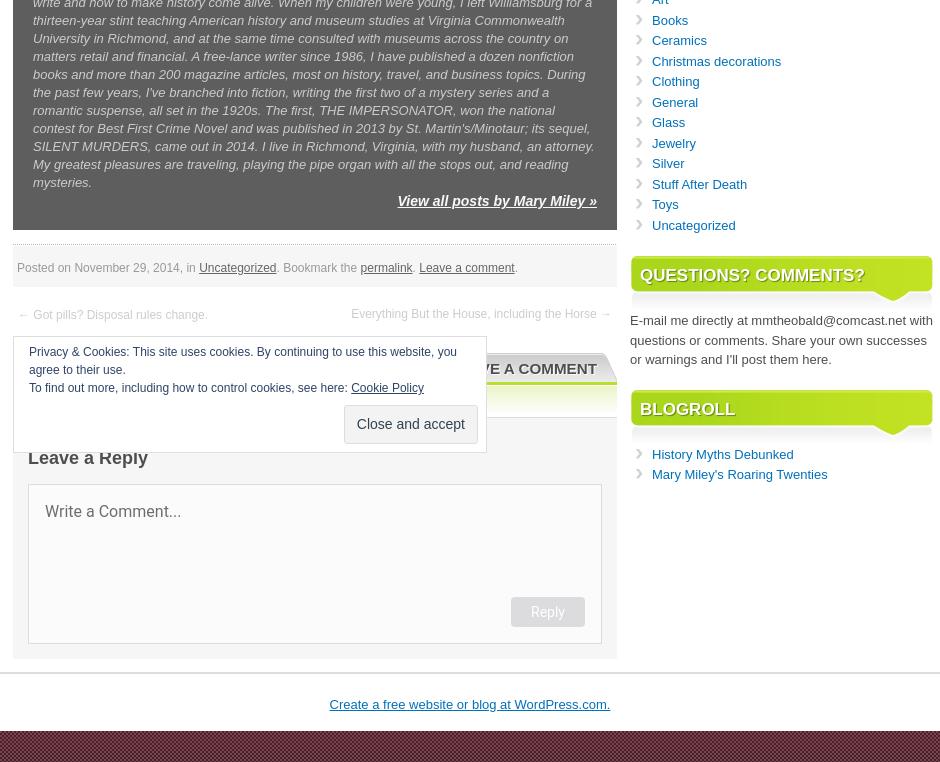 The height and width of the screenshot is (762, 940). What do you see at coordinates (651, 101) in the screenshot?
I see `'General'` at bounding box center [651, 101].